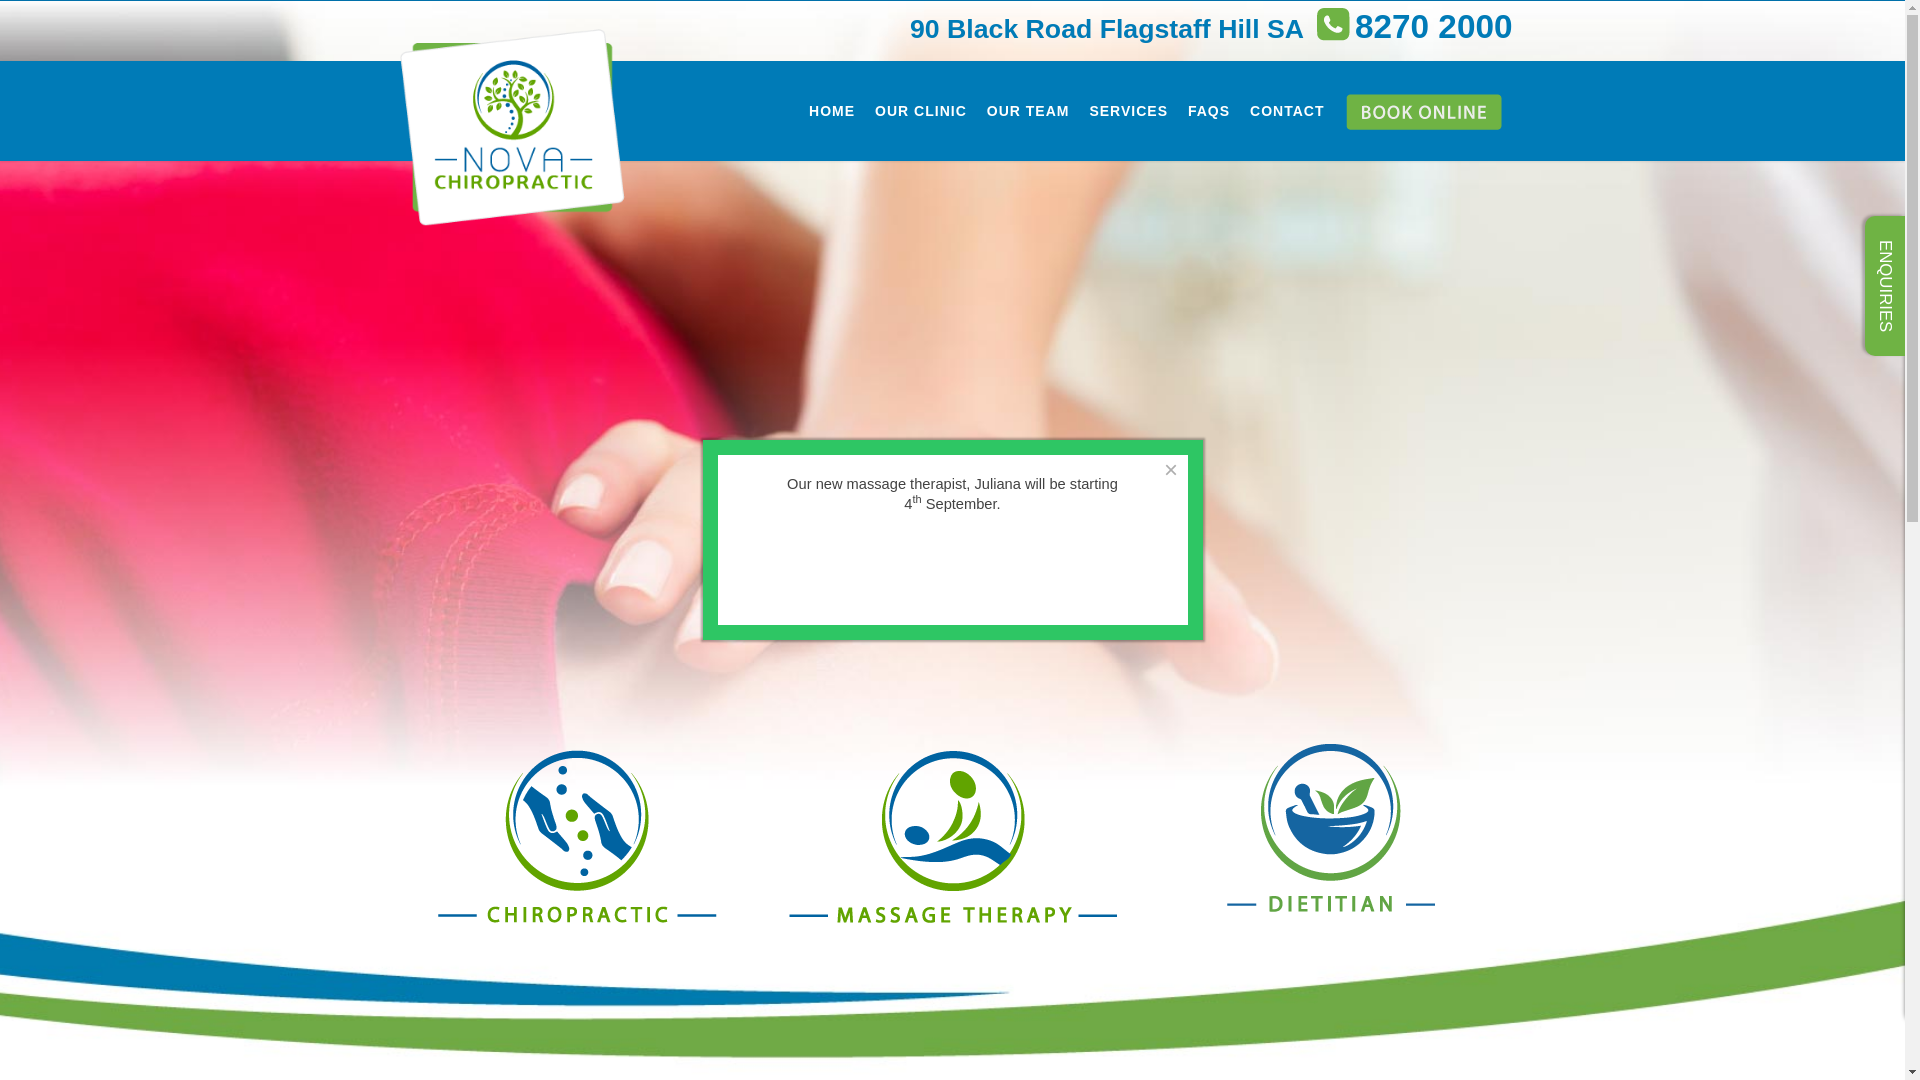 Image resolution: width=1920 pixels, height=1080 pixels. Describe the element at coordinates (1128, 111) in the screenshot. I see `'SERVICES'` at that location.